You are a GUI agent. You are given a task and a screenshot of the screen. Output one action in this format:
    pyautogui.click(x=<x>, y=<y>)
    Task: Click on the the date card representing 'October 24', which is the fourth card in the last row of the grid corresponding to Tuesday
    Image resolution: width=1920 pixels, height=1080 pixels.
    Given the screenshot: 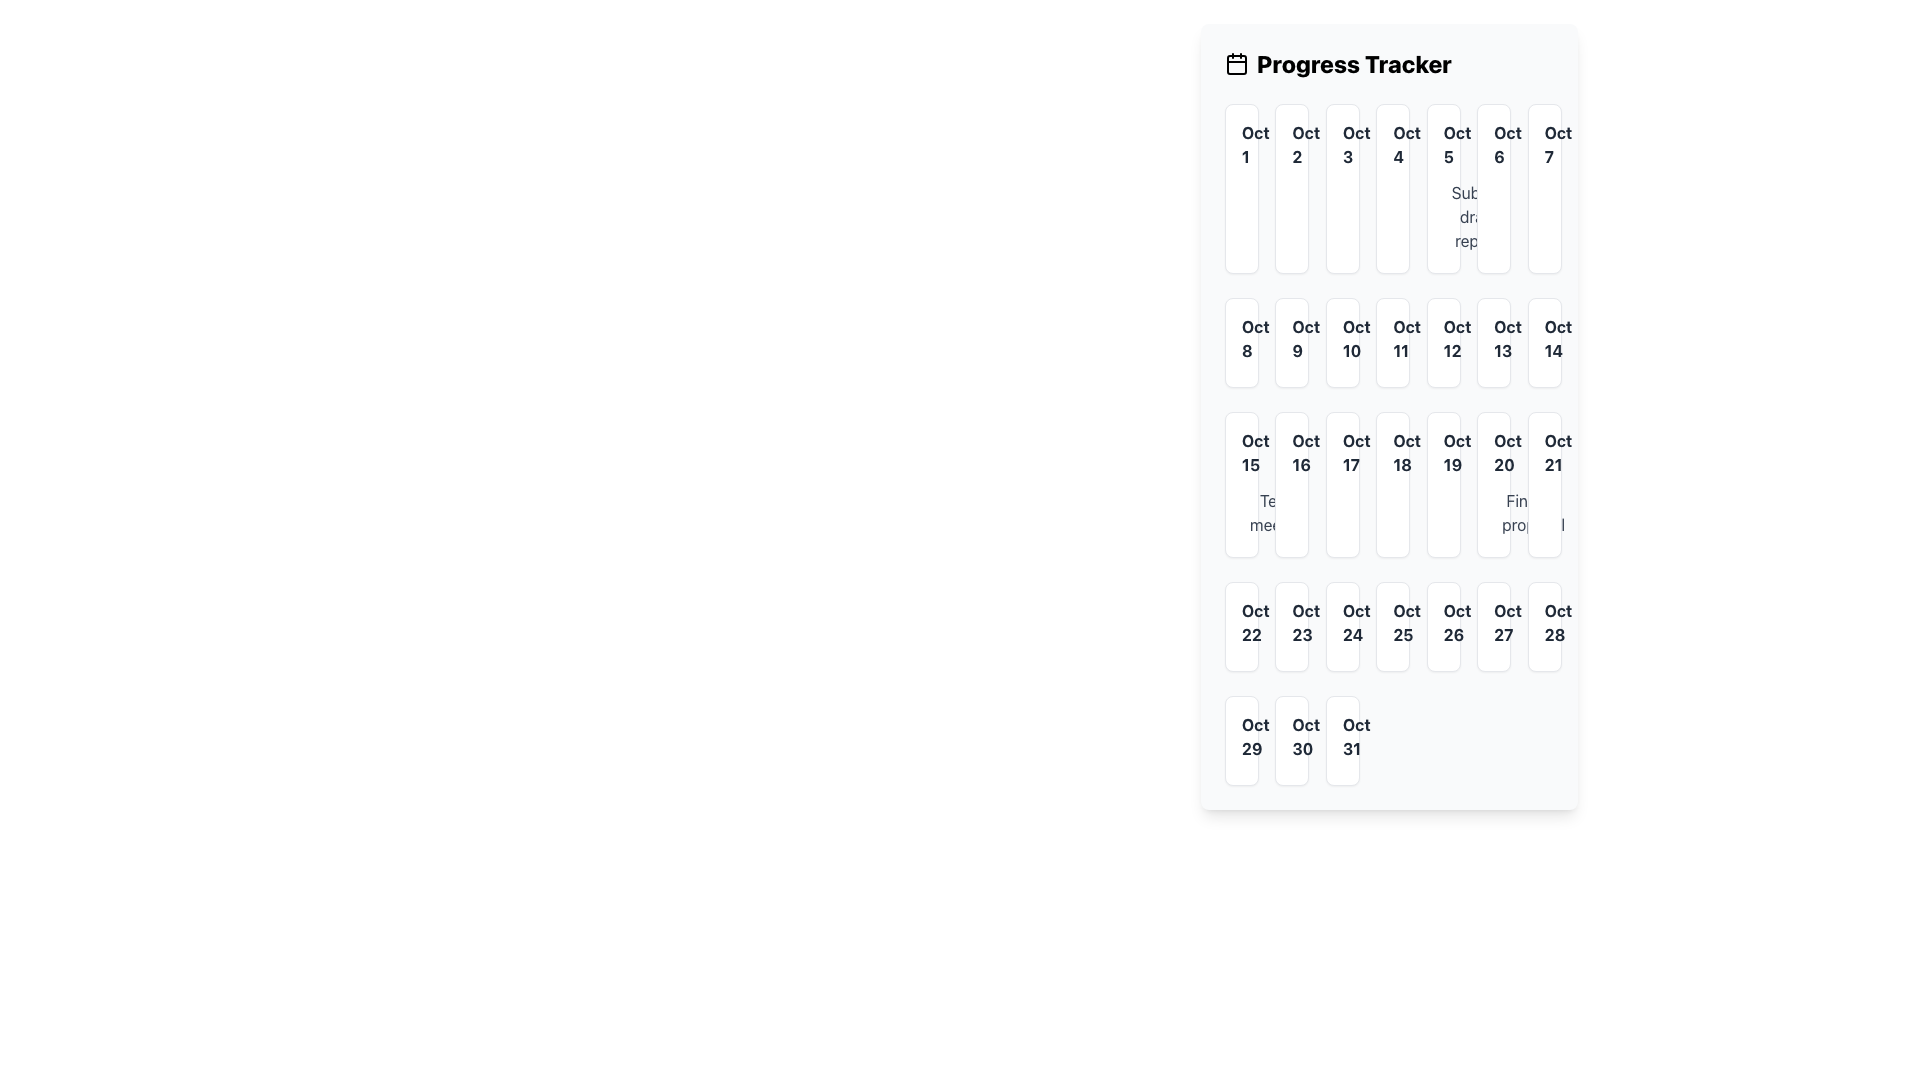 What is the action you would take?
    pyautogui.click(x=1342, y=626)
    